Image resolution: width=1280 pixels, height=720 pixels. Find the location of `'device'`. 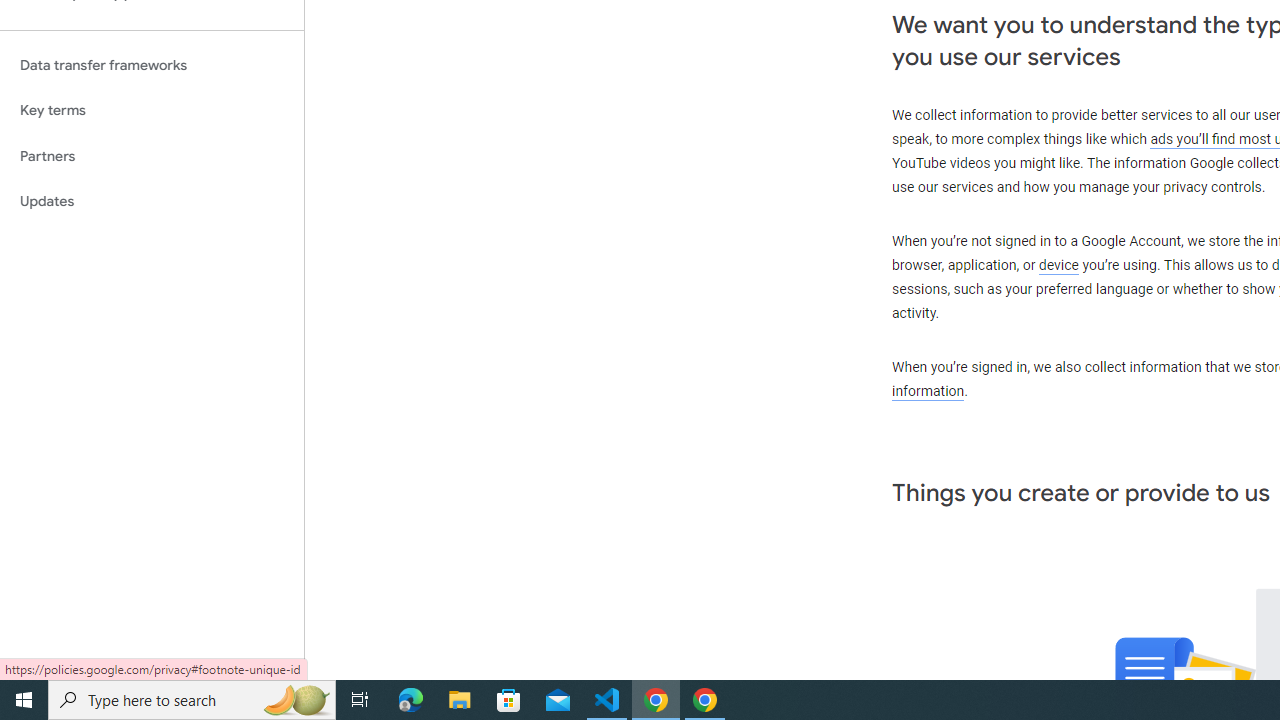

'device' is located at coordinates (1058, 264).